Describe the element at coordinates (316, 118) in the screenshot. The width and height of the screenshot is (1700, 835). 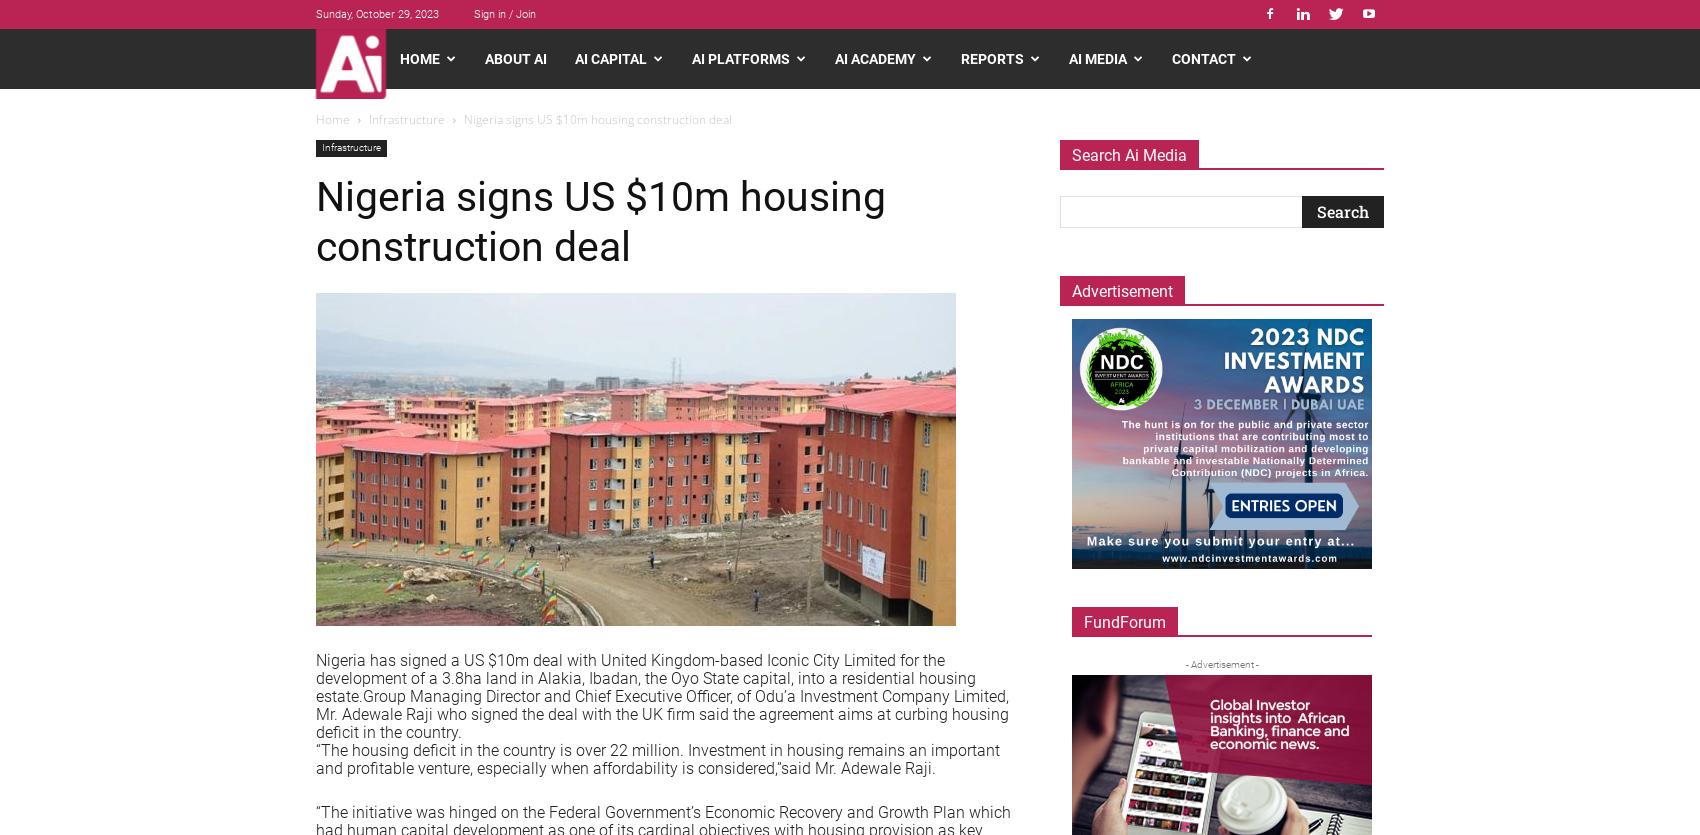
I see `'Home'` at that location.